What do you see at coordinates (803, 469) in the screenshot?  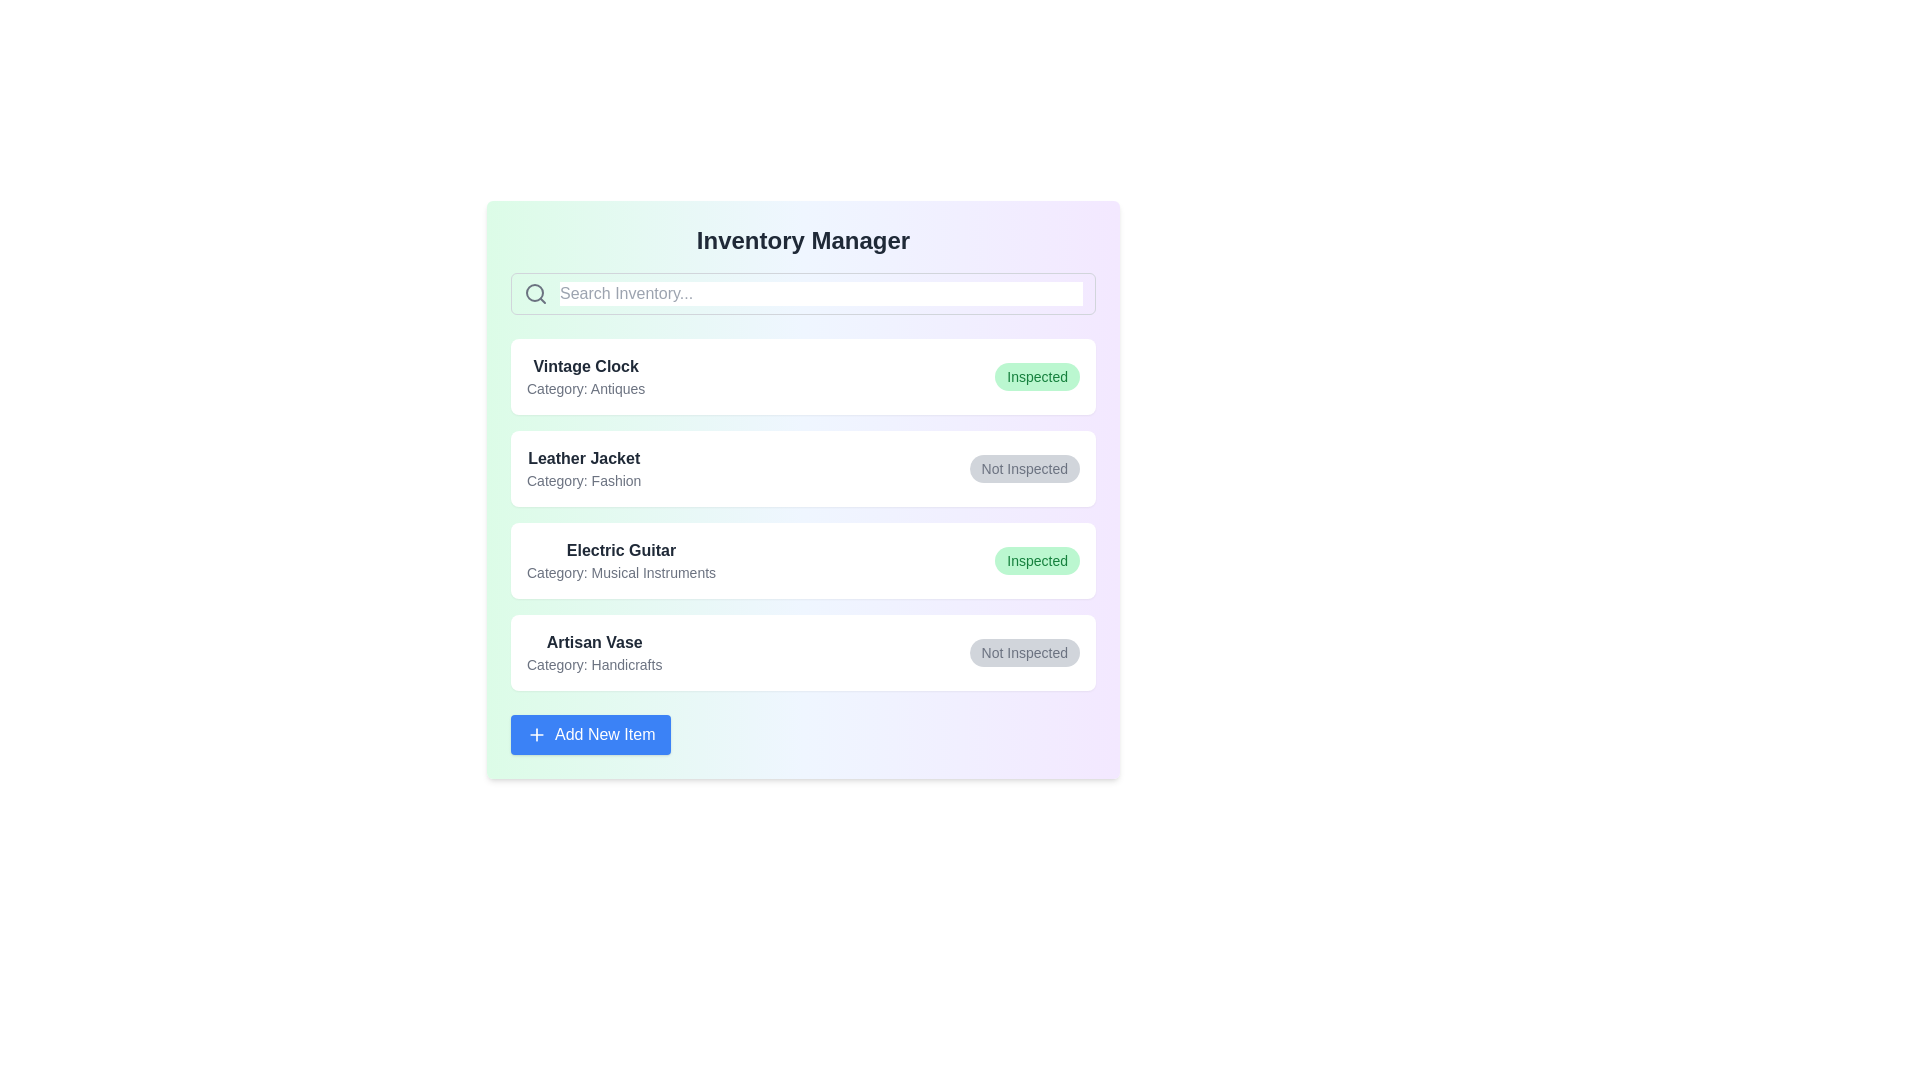 I see `the item details for Leather Jacket` at bounding box center [803, 469].